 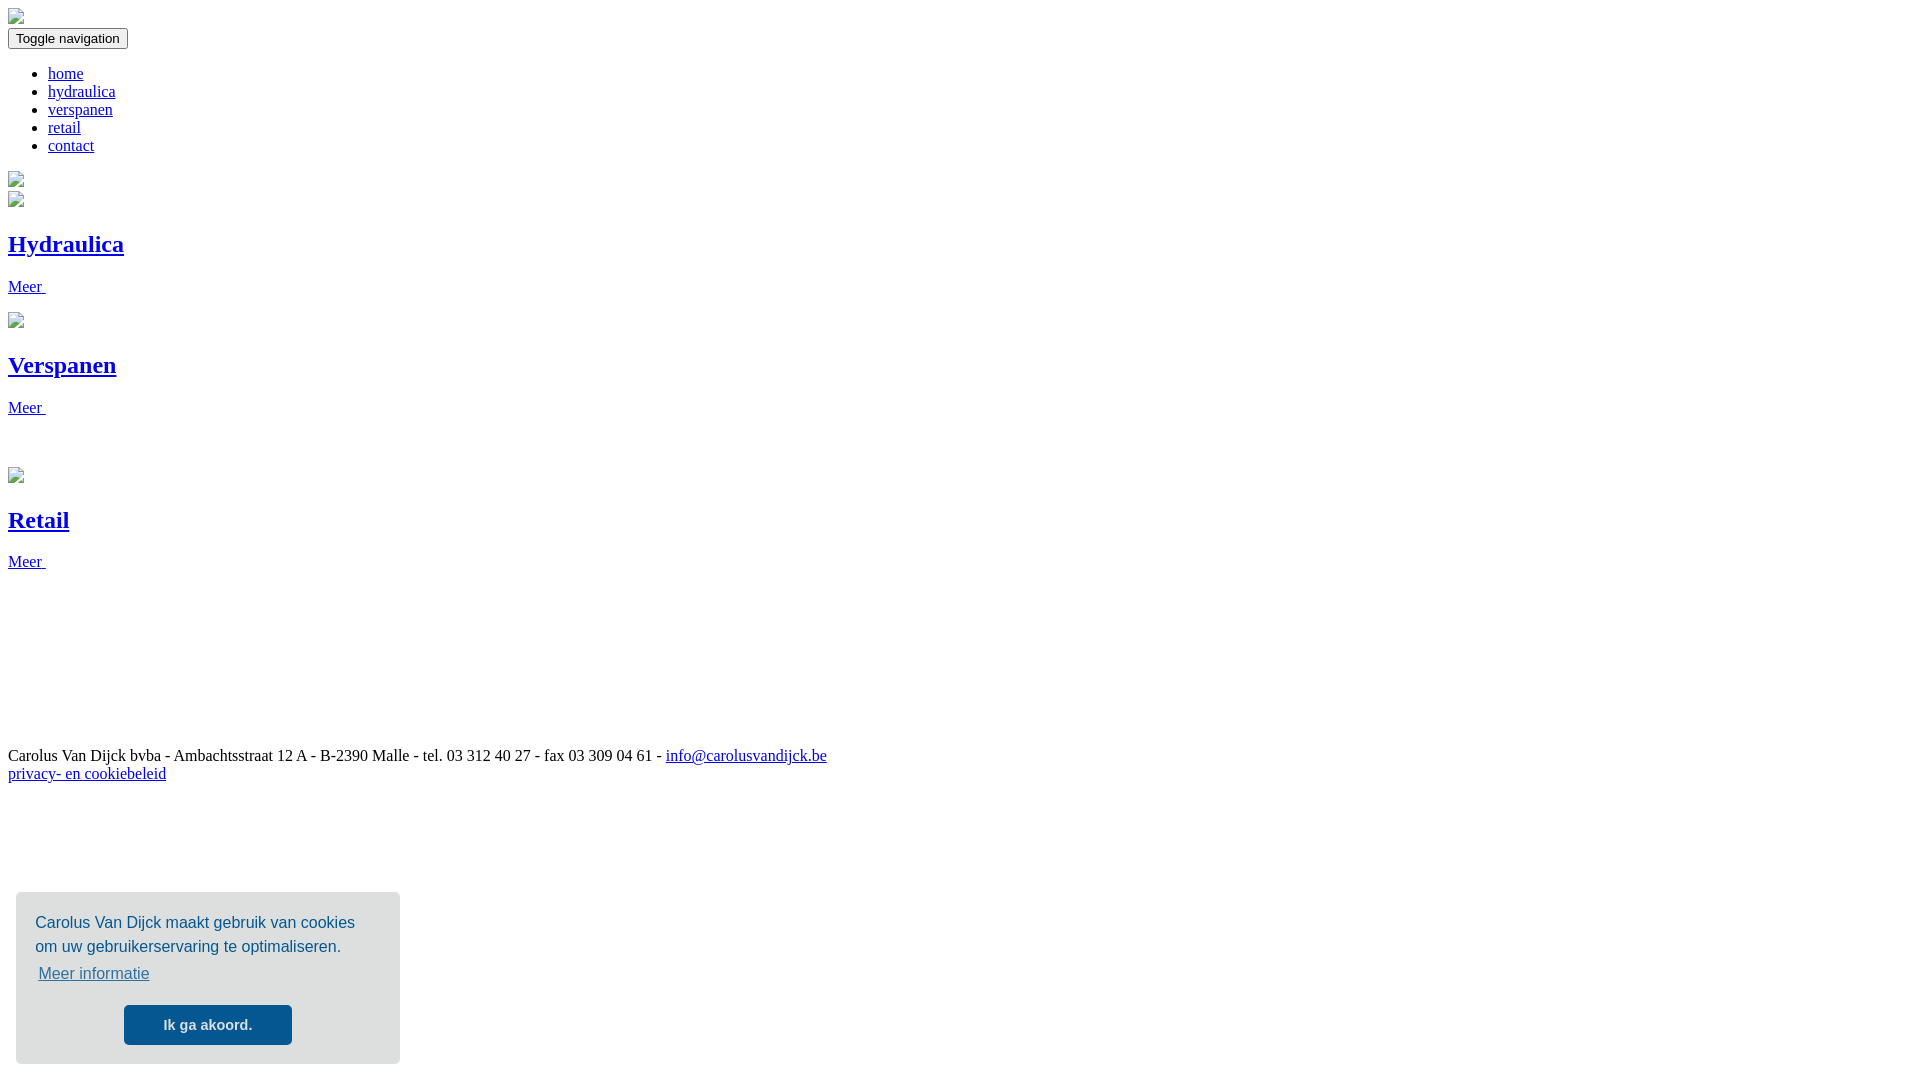 What do you see at coordinates (67, 38) in the screenshot?
I see `'Toggle navigation'` at bounding box center [67, 38].